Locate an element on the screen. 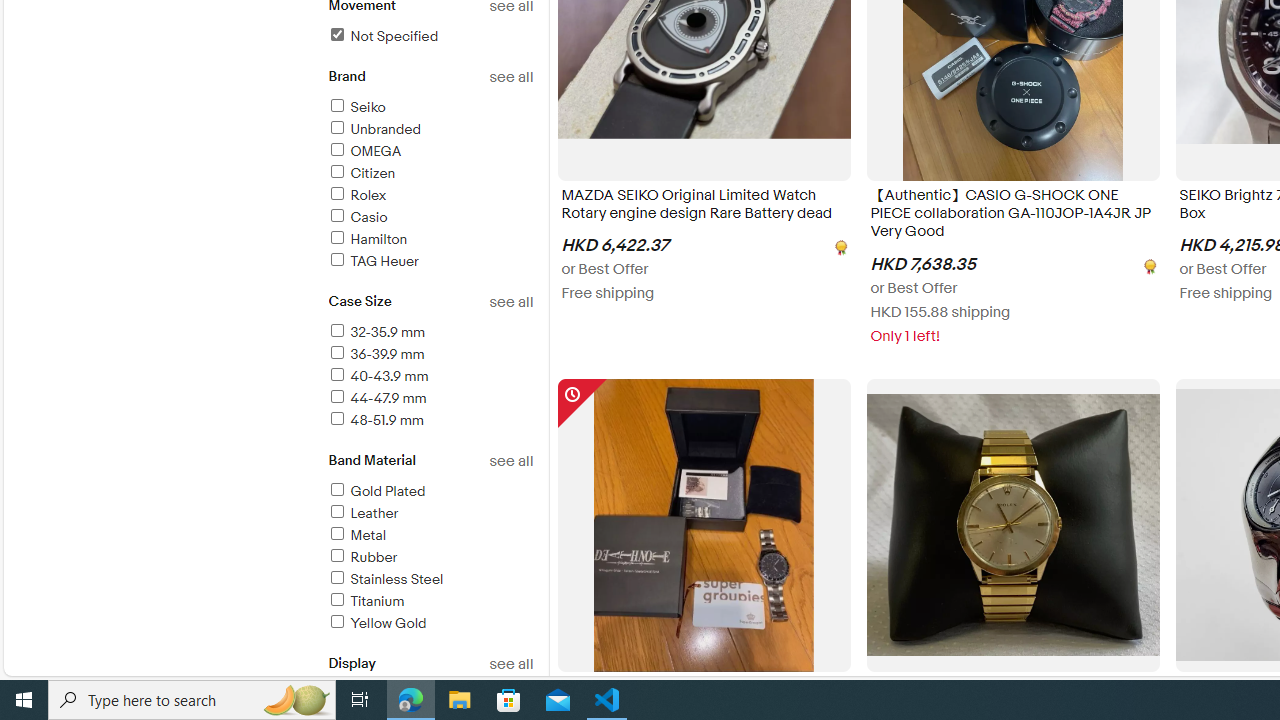 Image resolution: width=1280 pixels, height=720 pixels. 'Metal' is located at coordinates (356, 534).